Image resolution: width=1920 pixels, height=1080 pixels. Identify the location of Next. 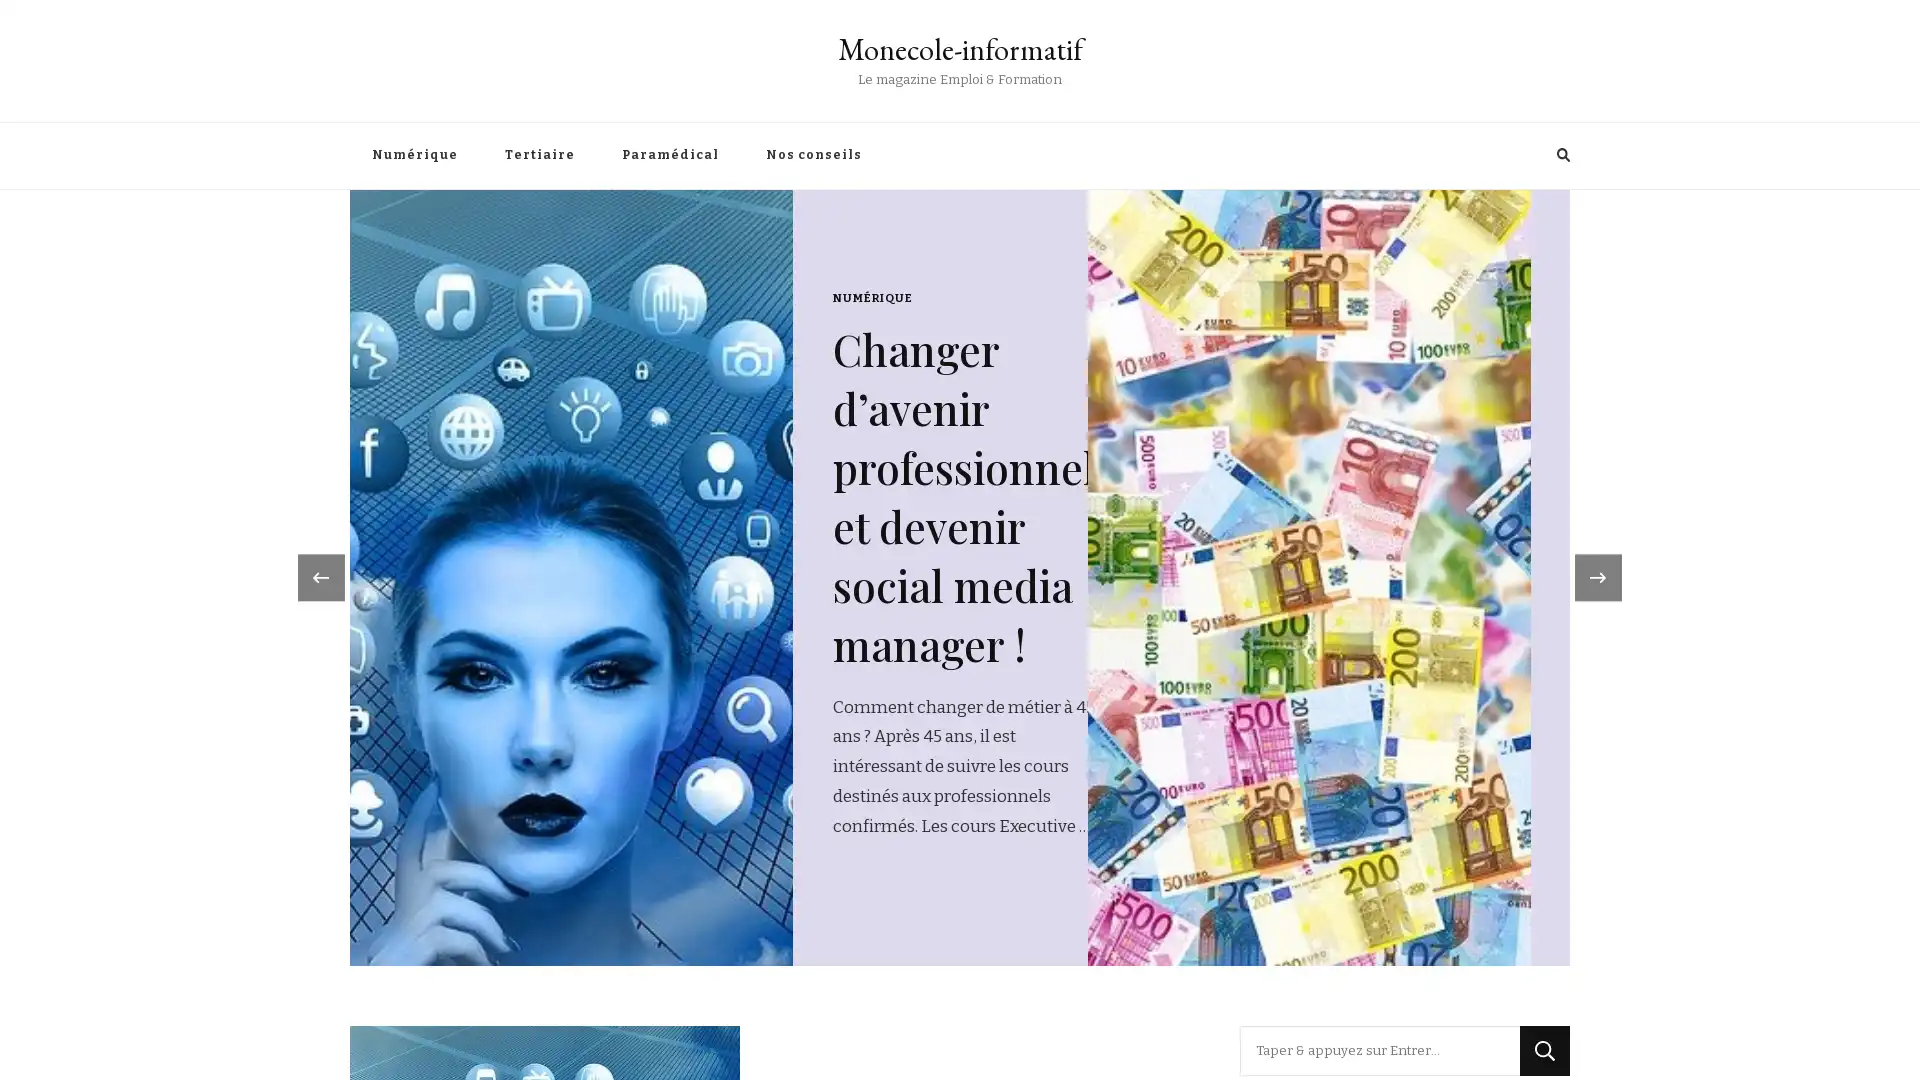
(1604, 489).